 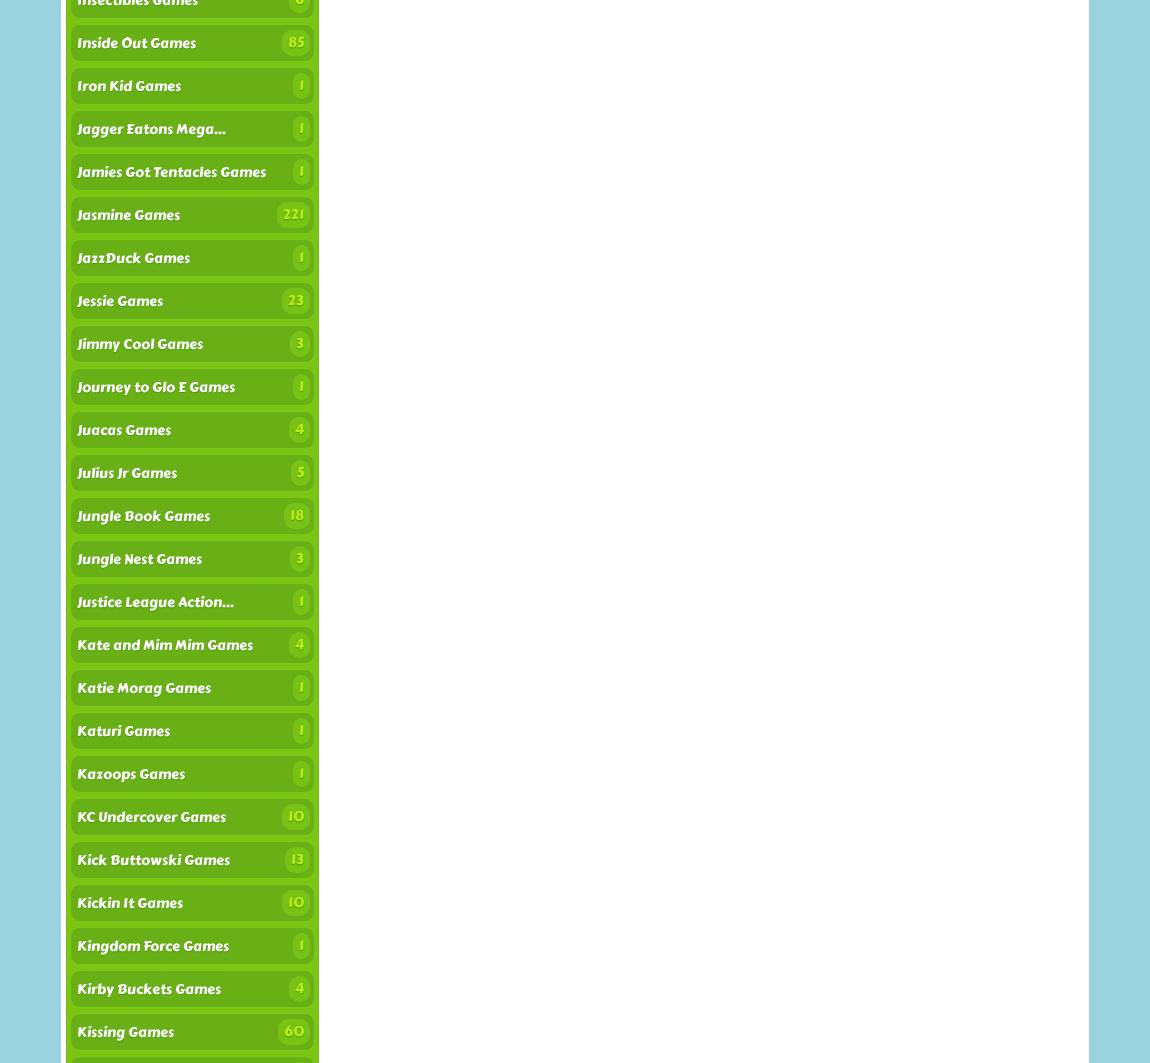 I want to click on '5', so click(x=300, y=472).